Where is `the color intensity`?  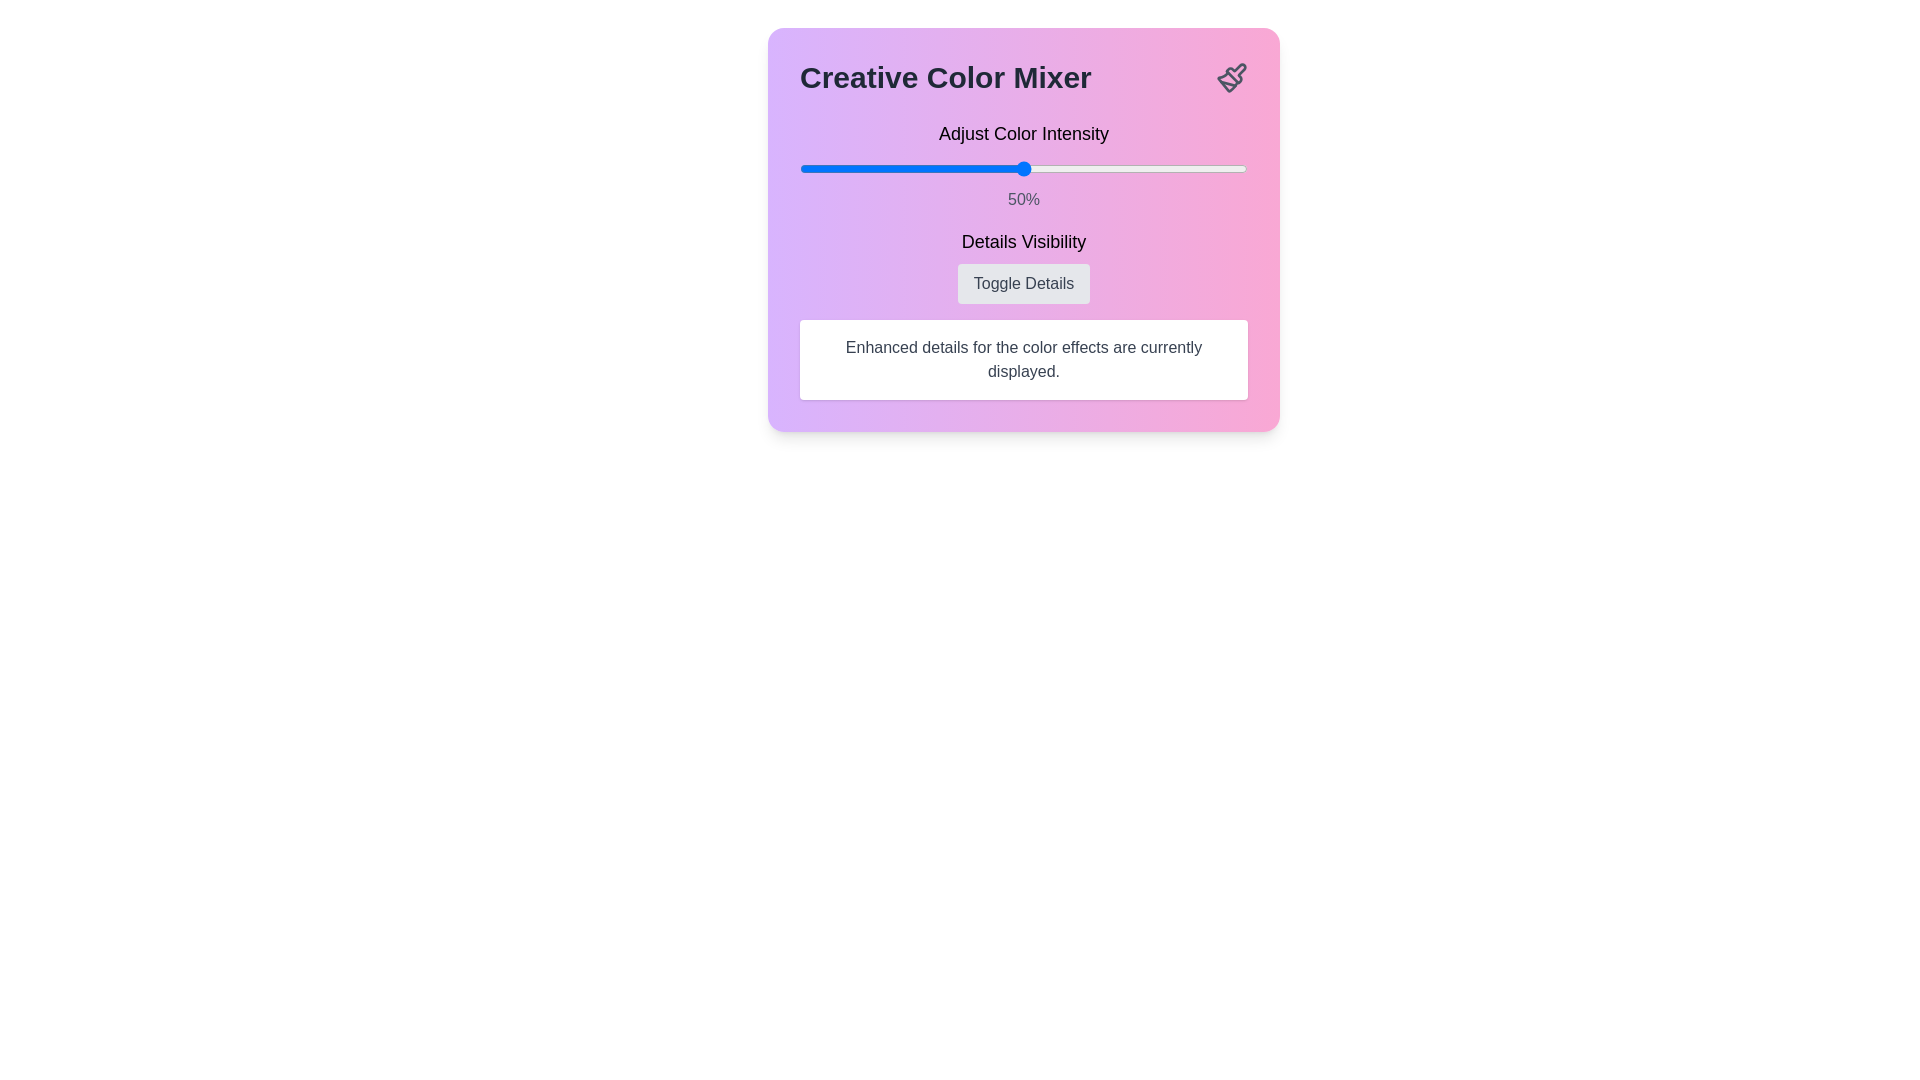 the color intensity is located at coordinates (1112, 168).